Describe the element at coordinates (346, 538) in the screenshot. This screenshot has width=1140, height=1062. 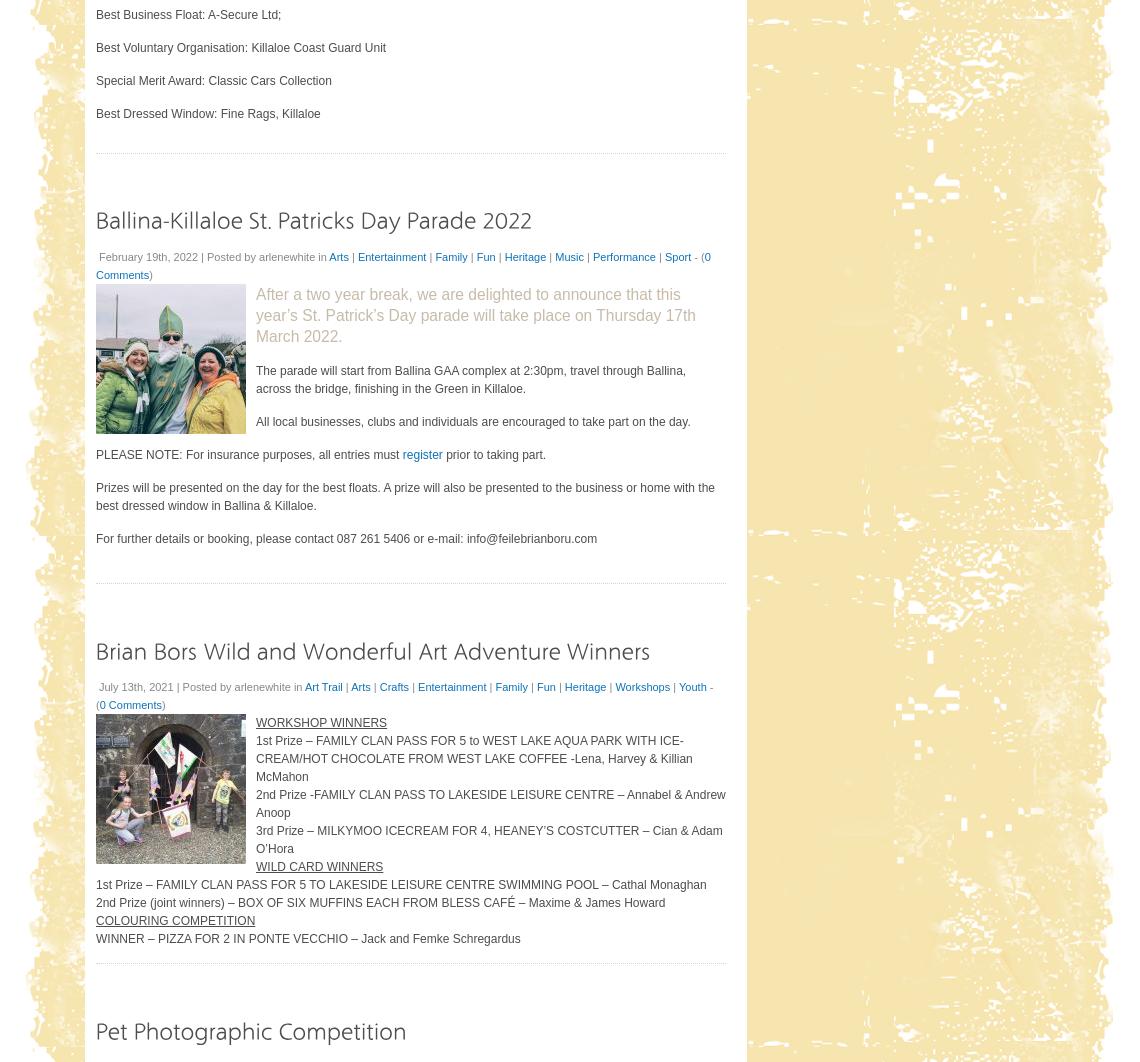
I see `'For further details or booking, please contact 087 261 5406 or e-mail: info@feilebrianboru.com'` at that location.